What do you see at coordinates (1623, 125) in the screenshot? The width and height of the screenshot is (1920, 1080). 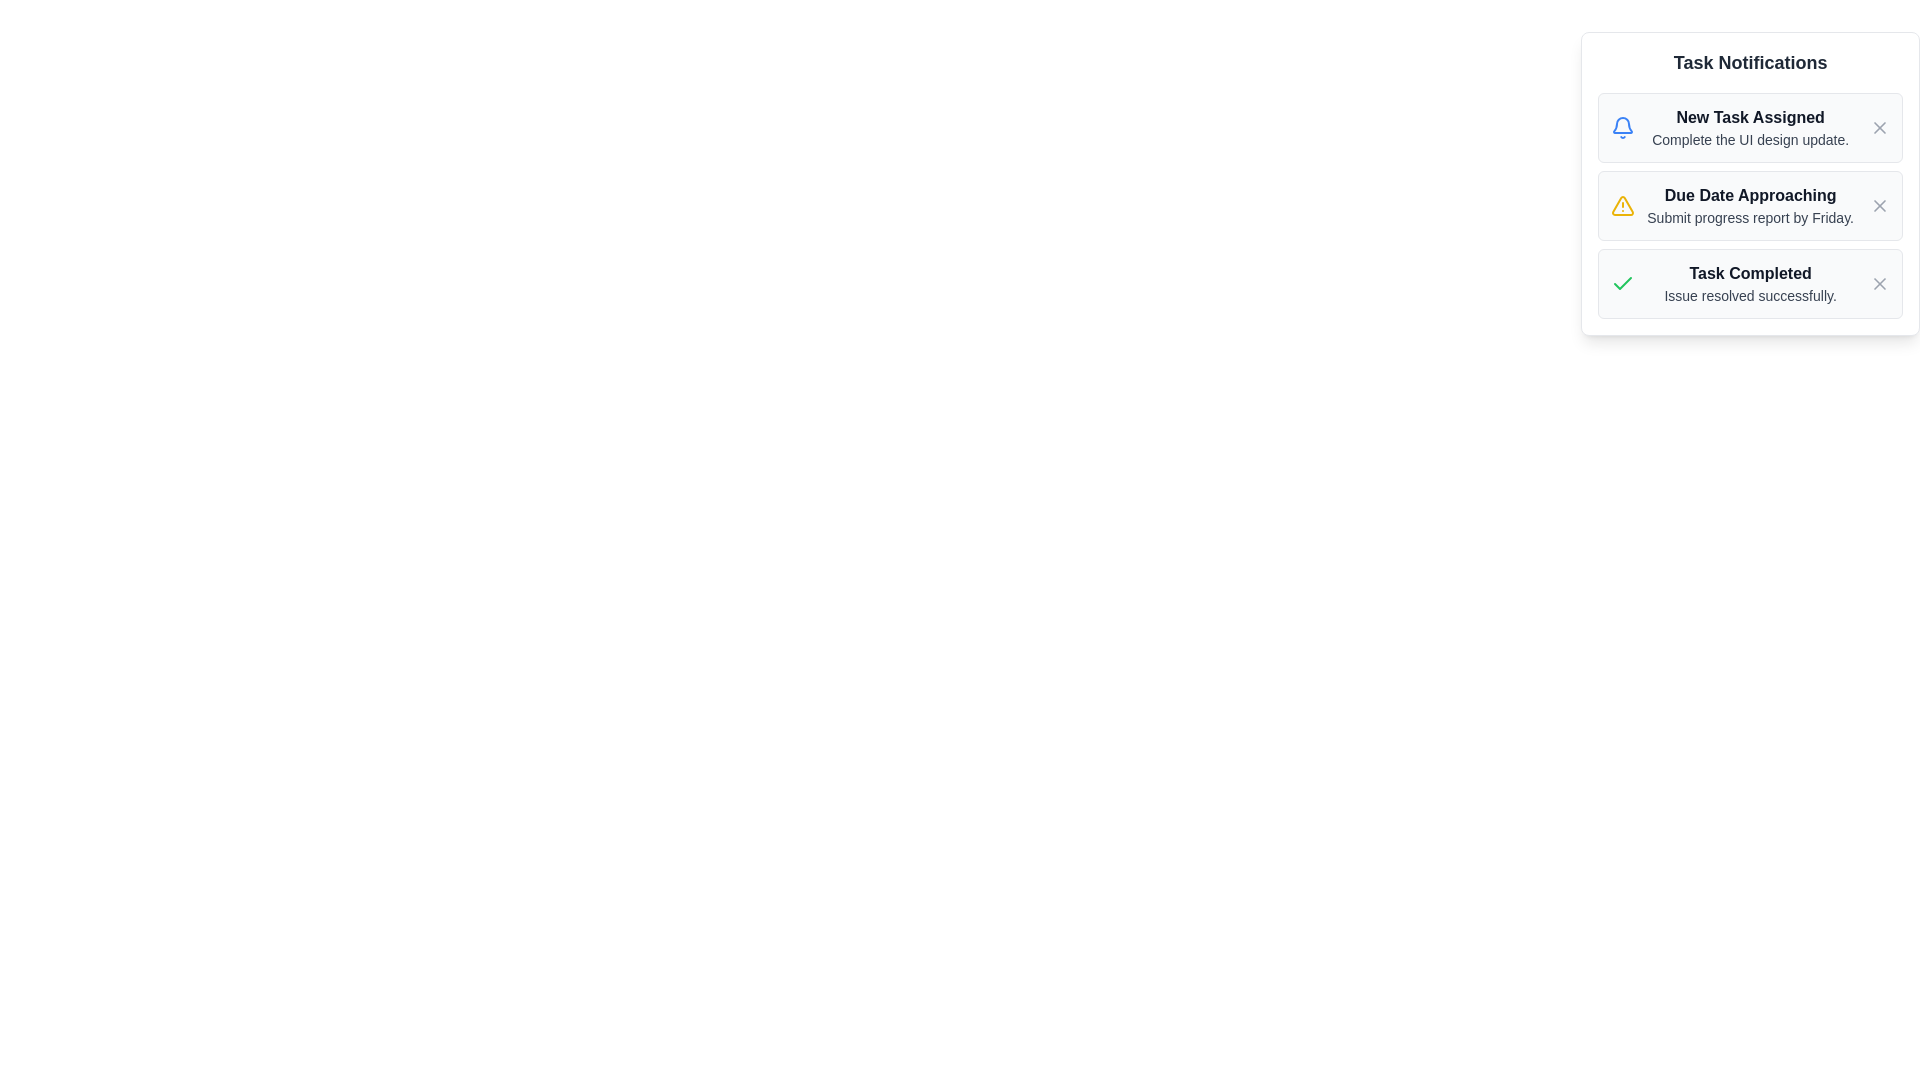 I see `the bottom flared portion of the bell icon graphic, which is a solid color outlined element` at bounding box center [1623, 125].